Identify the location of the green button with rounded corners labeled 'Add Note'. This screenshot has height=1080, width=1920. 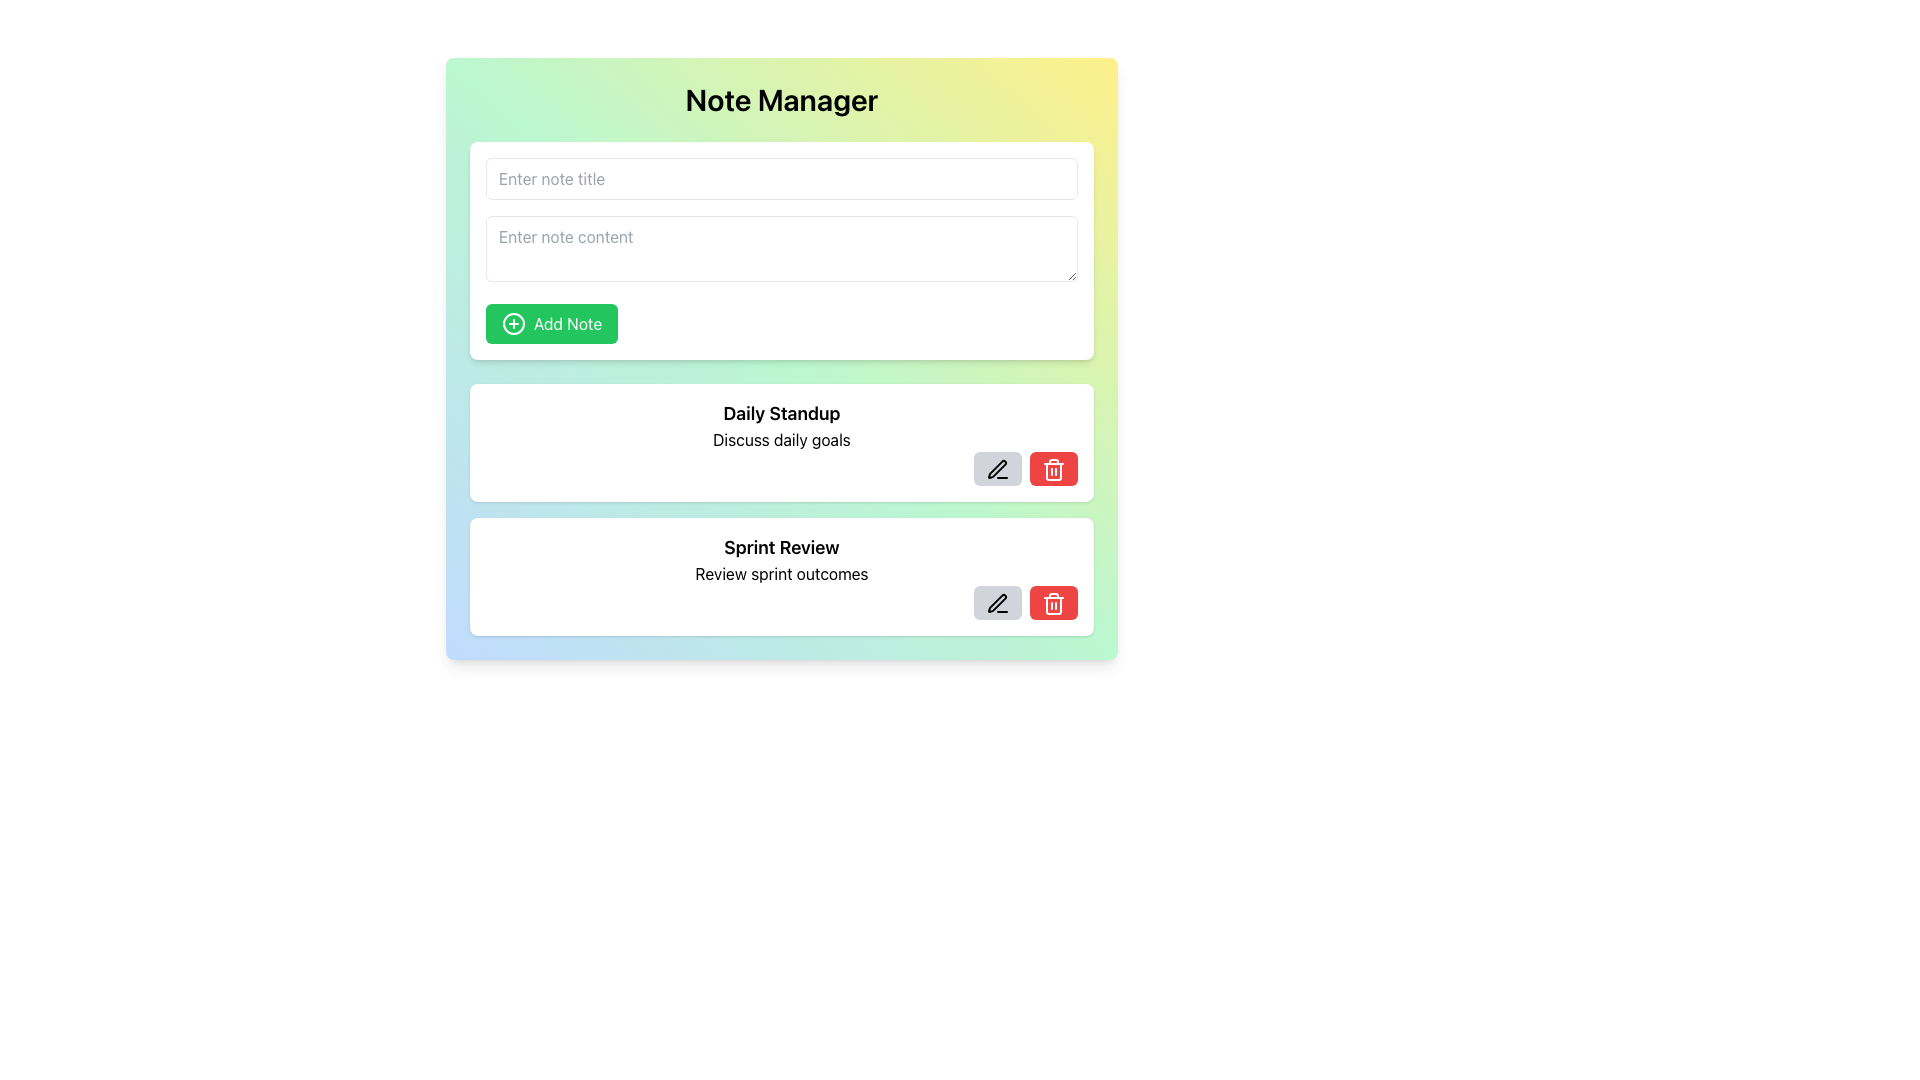
(552, 323).